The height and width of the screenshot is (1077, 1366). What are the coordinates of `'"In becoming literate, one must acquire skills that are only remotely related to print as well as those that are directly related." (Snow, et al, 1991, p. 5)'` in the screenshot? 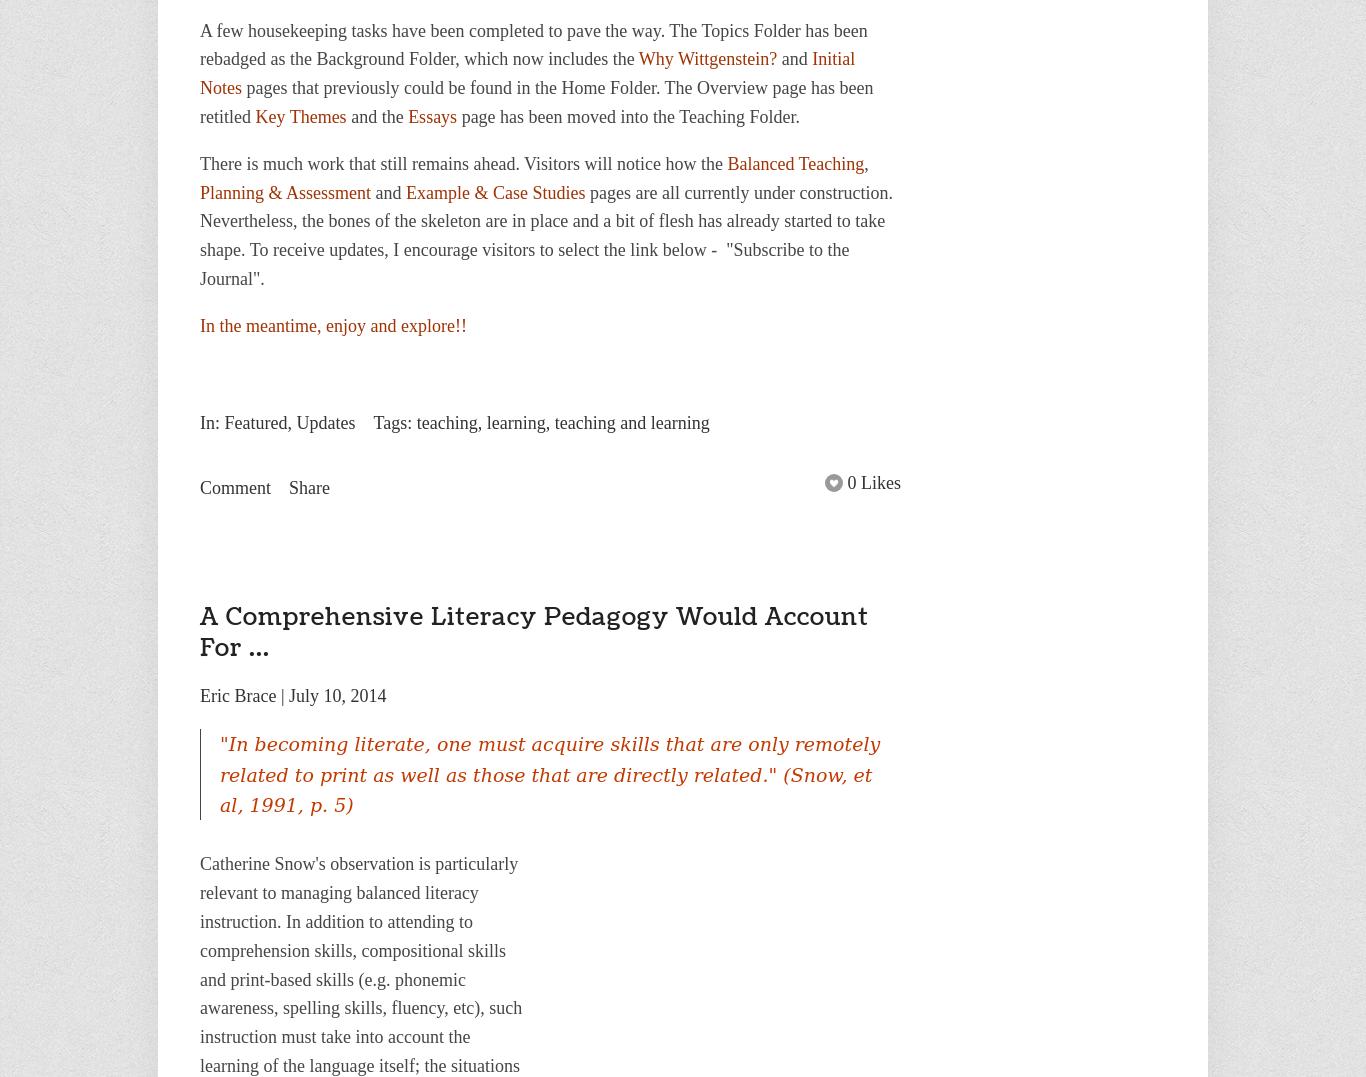 It's located at (549, 773).